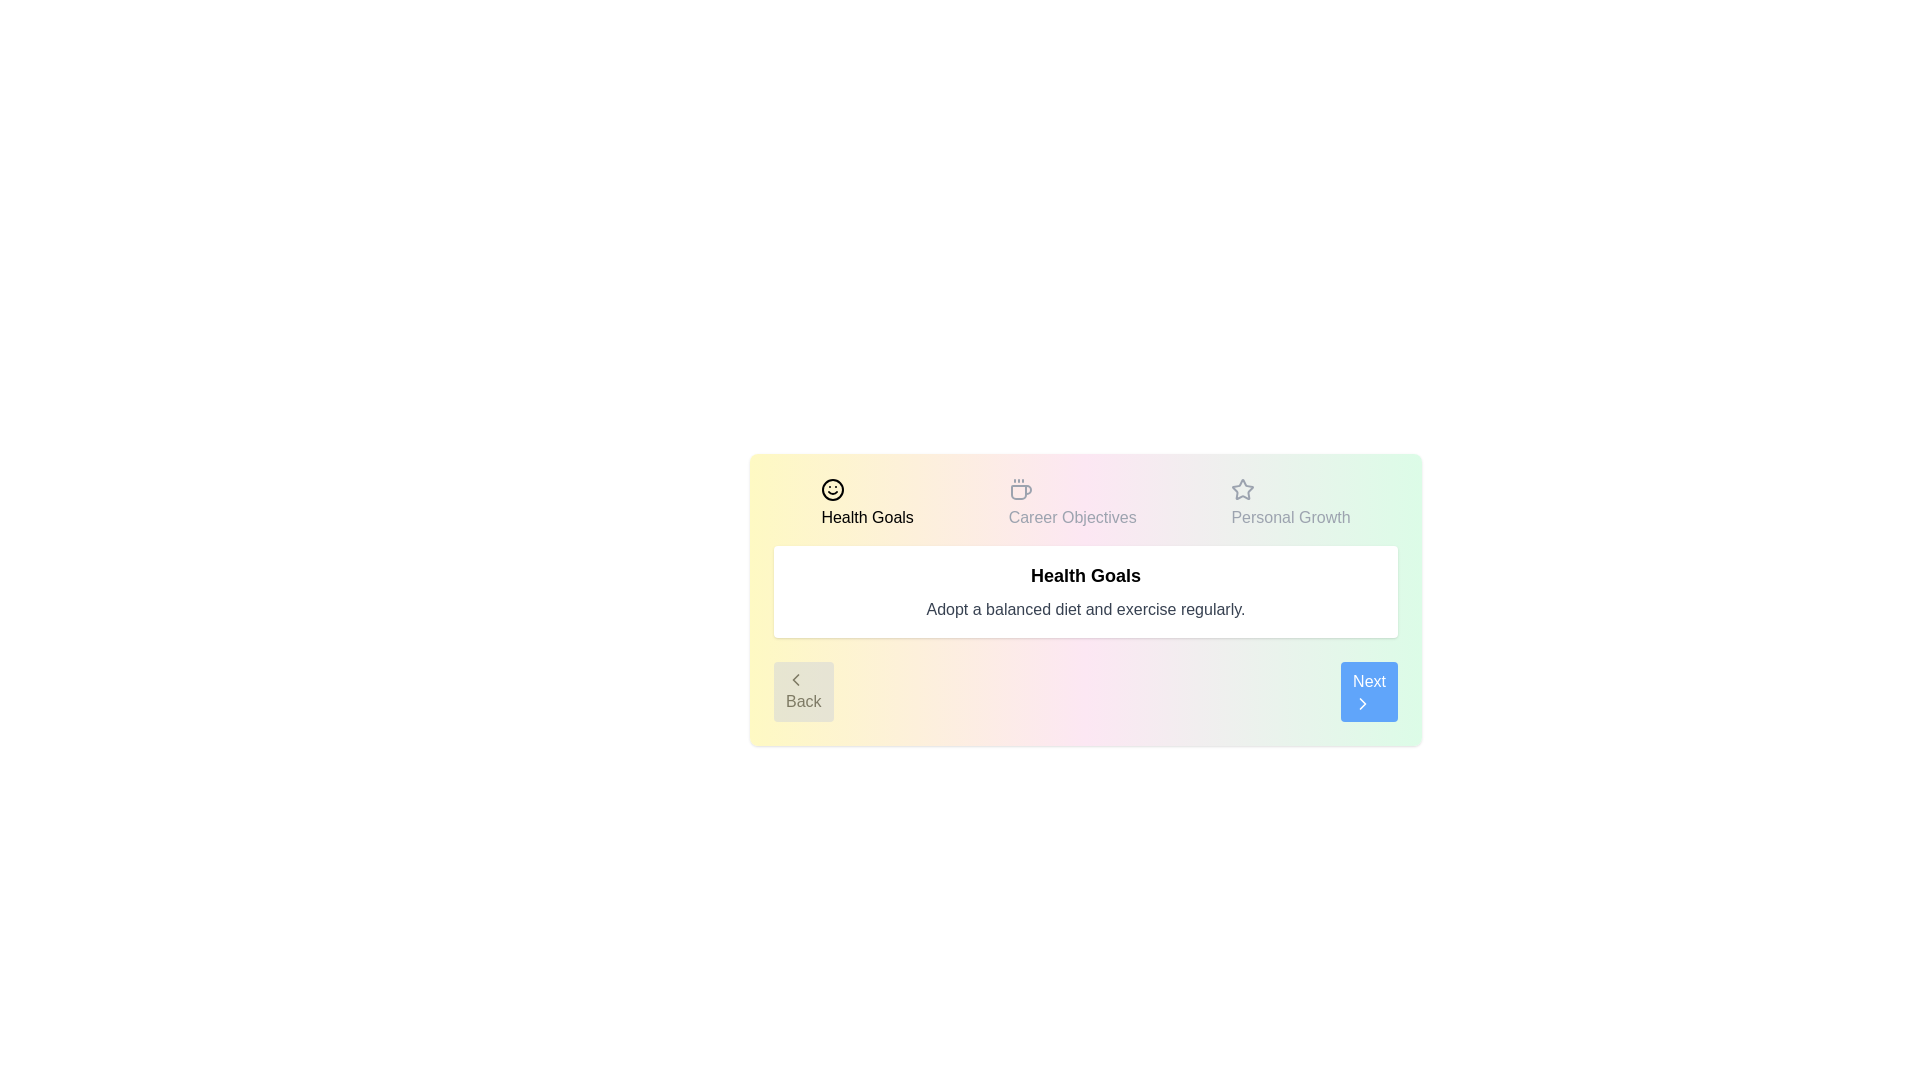  I want to click on the 'Back' button to navigate to the previous step, so click(803, 690).